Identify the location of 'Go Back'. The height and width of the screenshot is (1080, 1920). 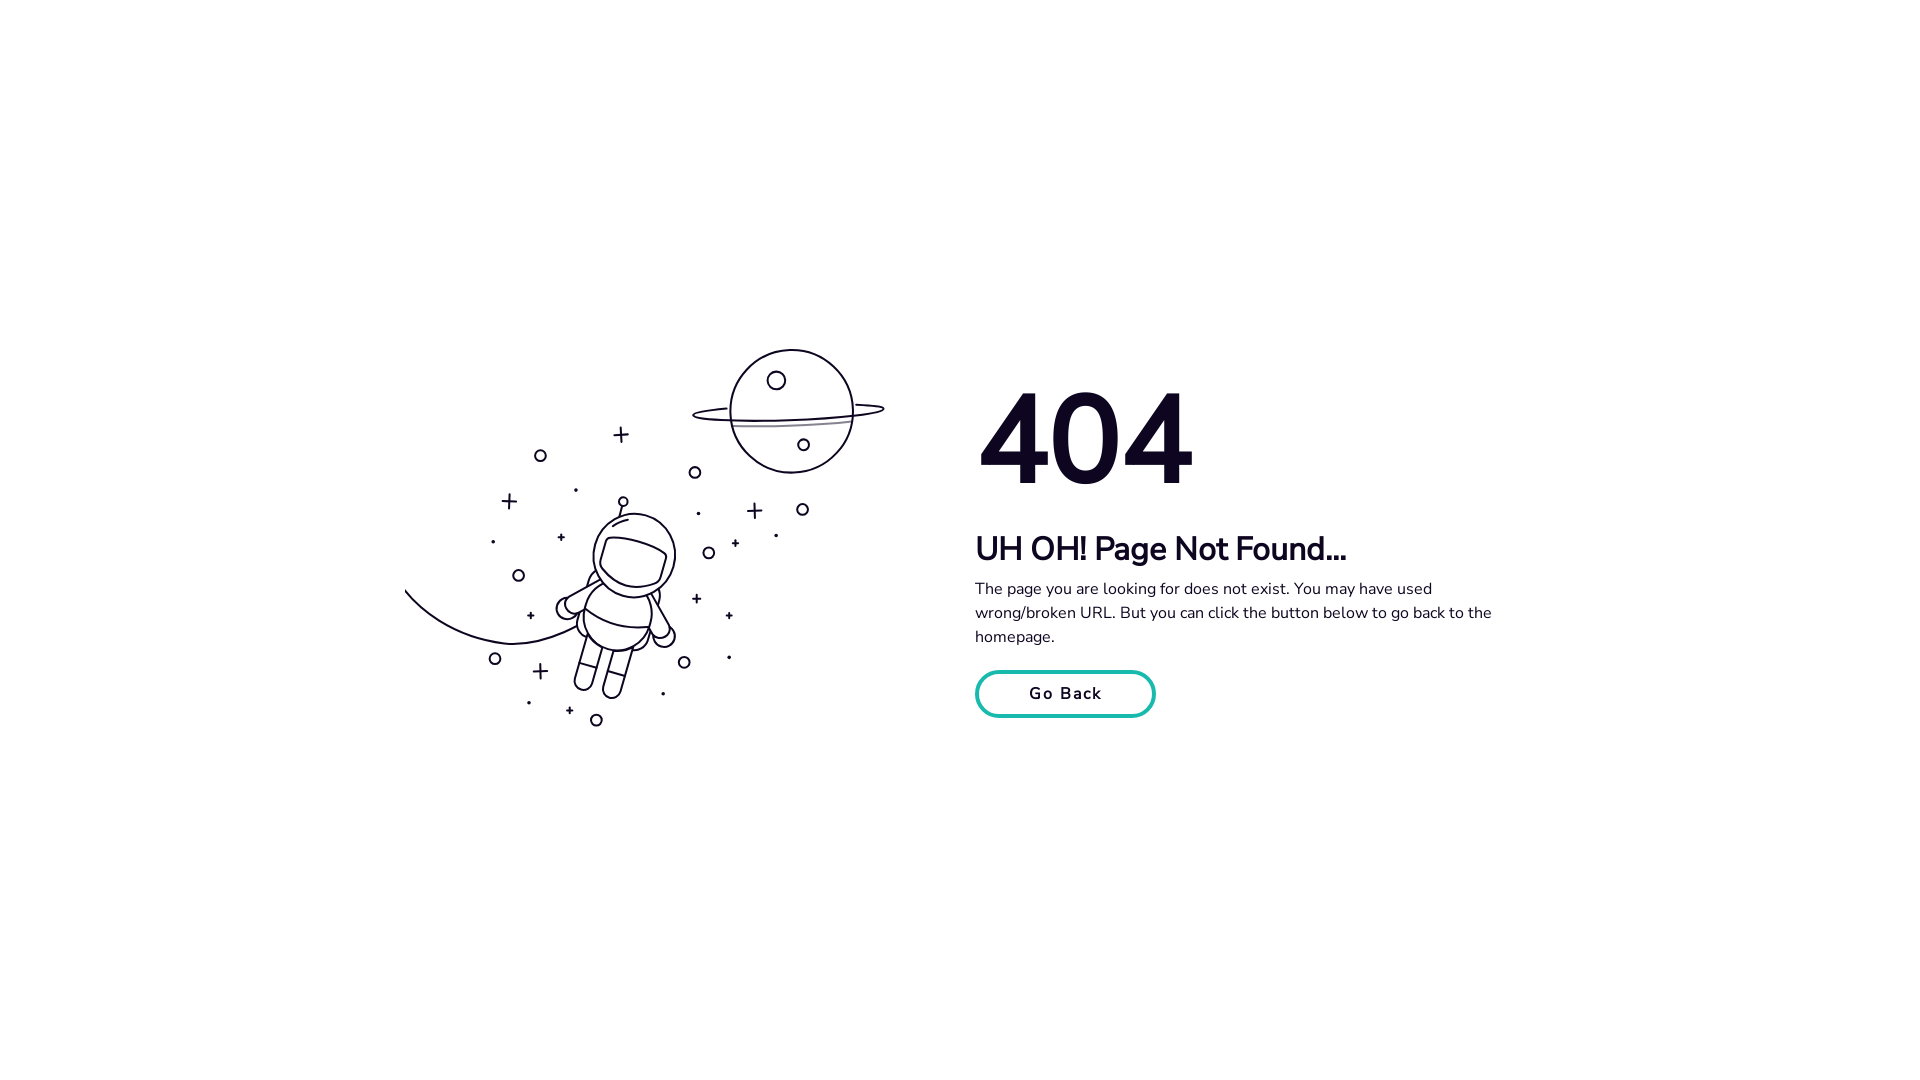
(1064, 693).